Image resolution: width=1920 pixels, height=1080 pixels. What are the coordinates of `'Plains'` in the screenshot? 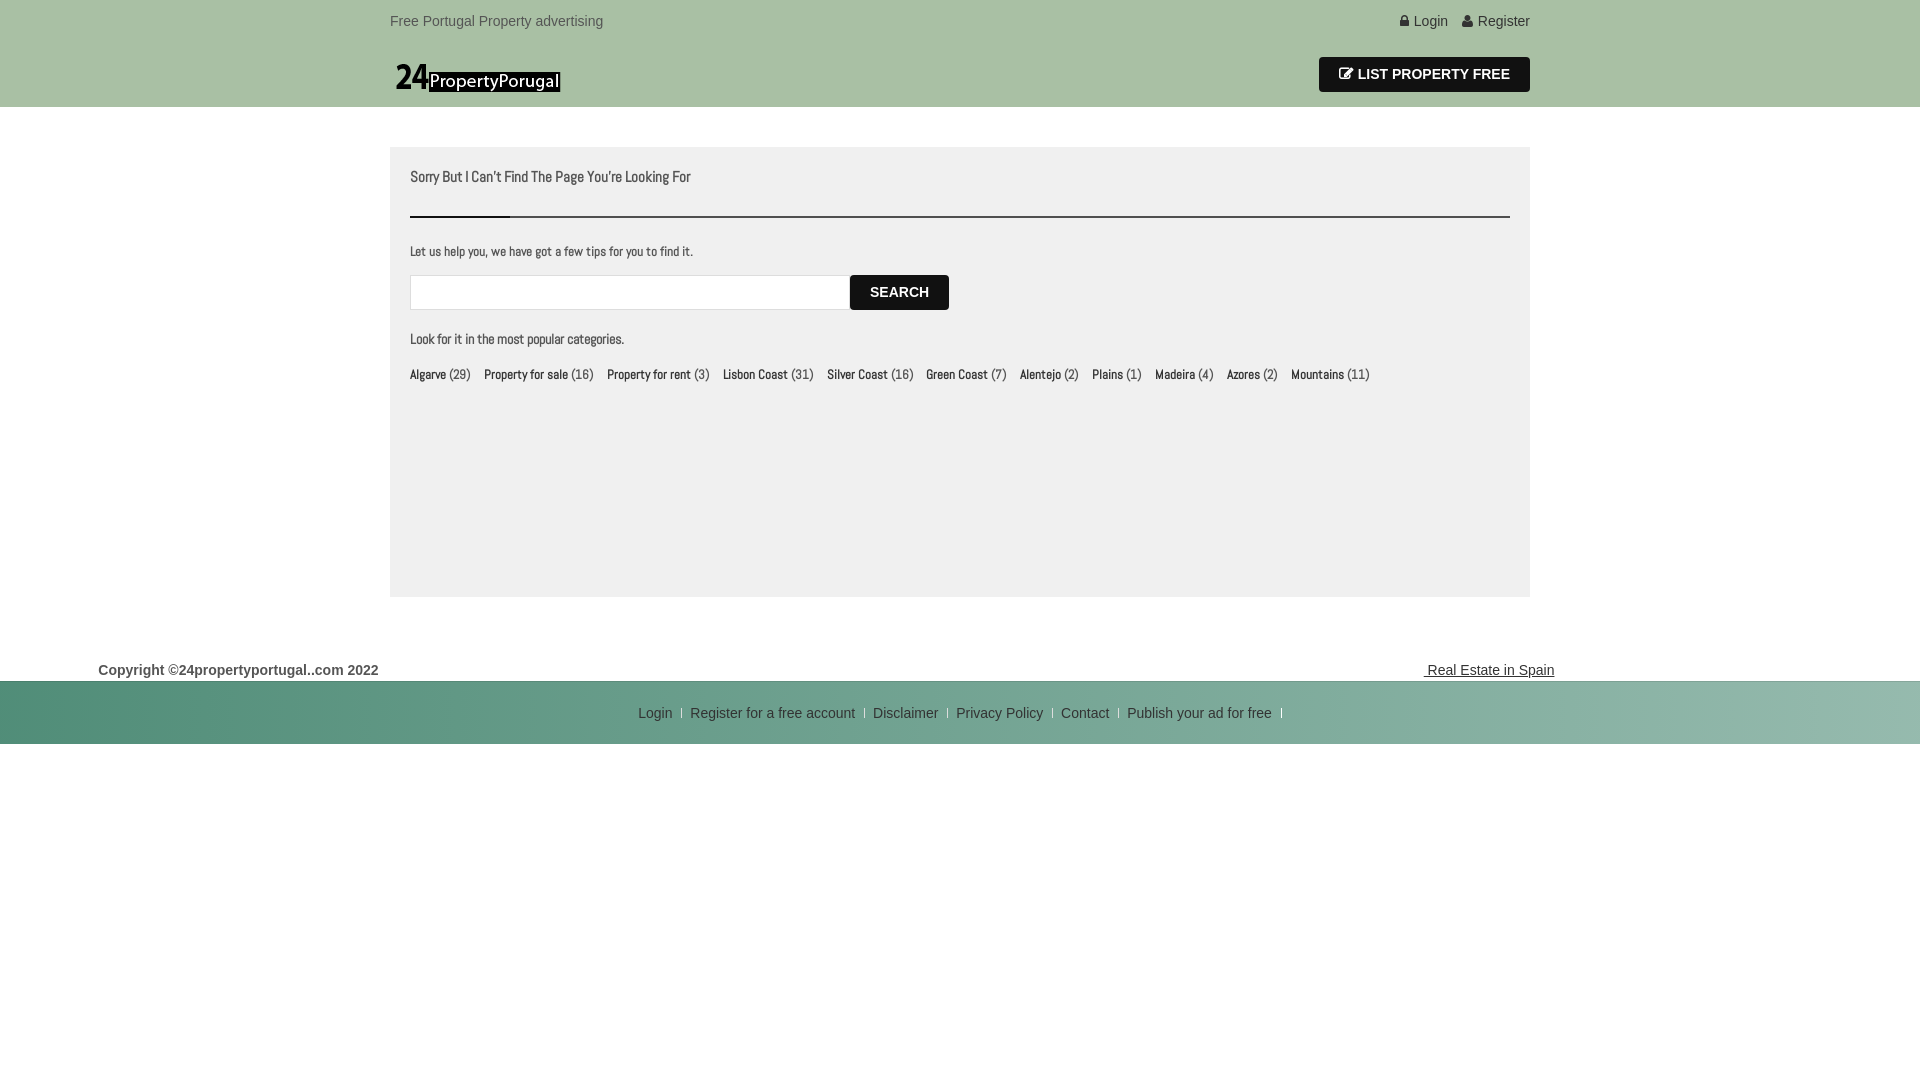 It's located at (1106, 374).